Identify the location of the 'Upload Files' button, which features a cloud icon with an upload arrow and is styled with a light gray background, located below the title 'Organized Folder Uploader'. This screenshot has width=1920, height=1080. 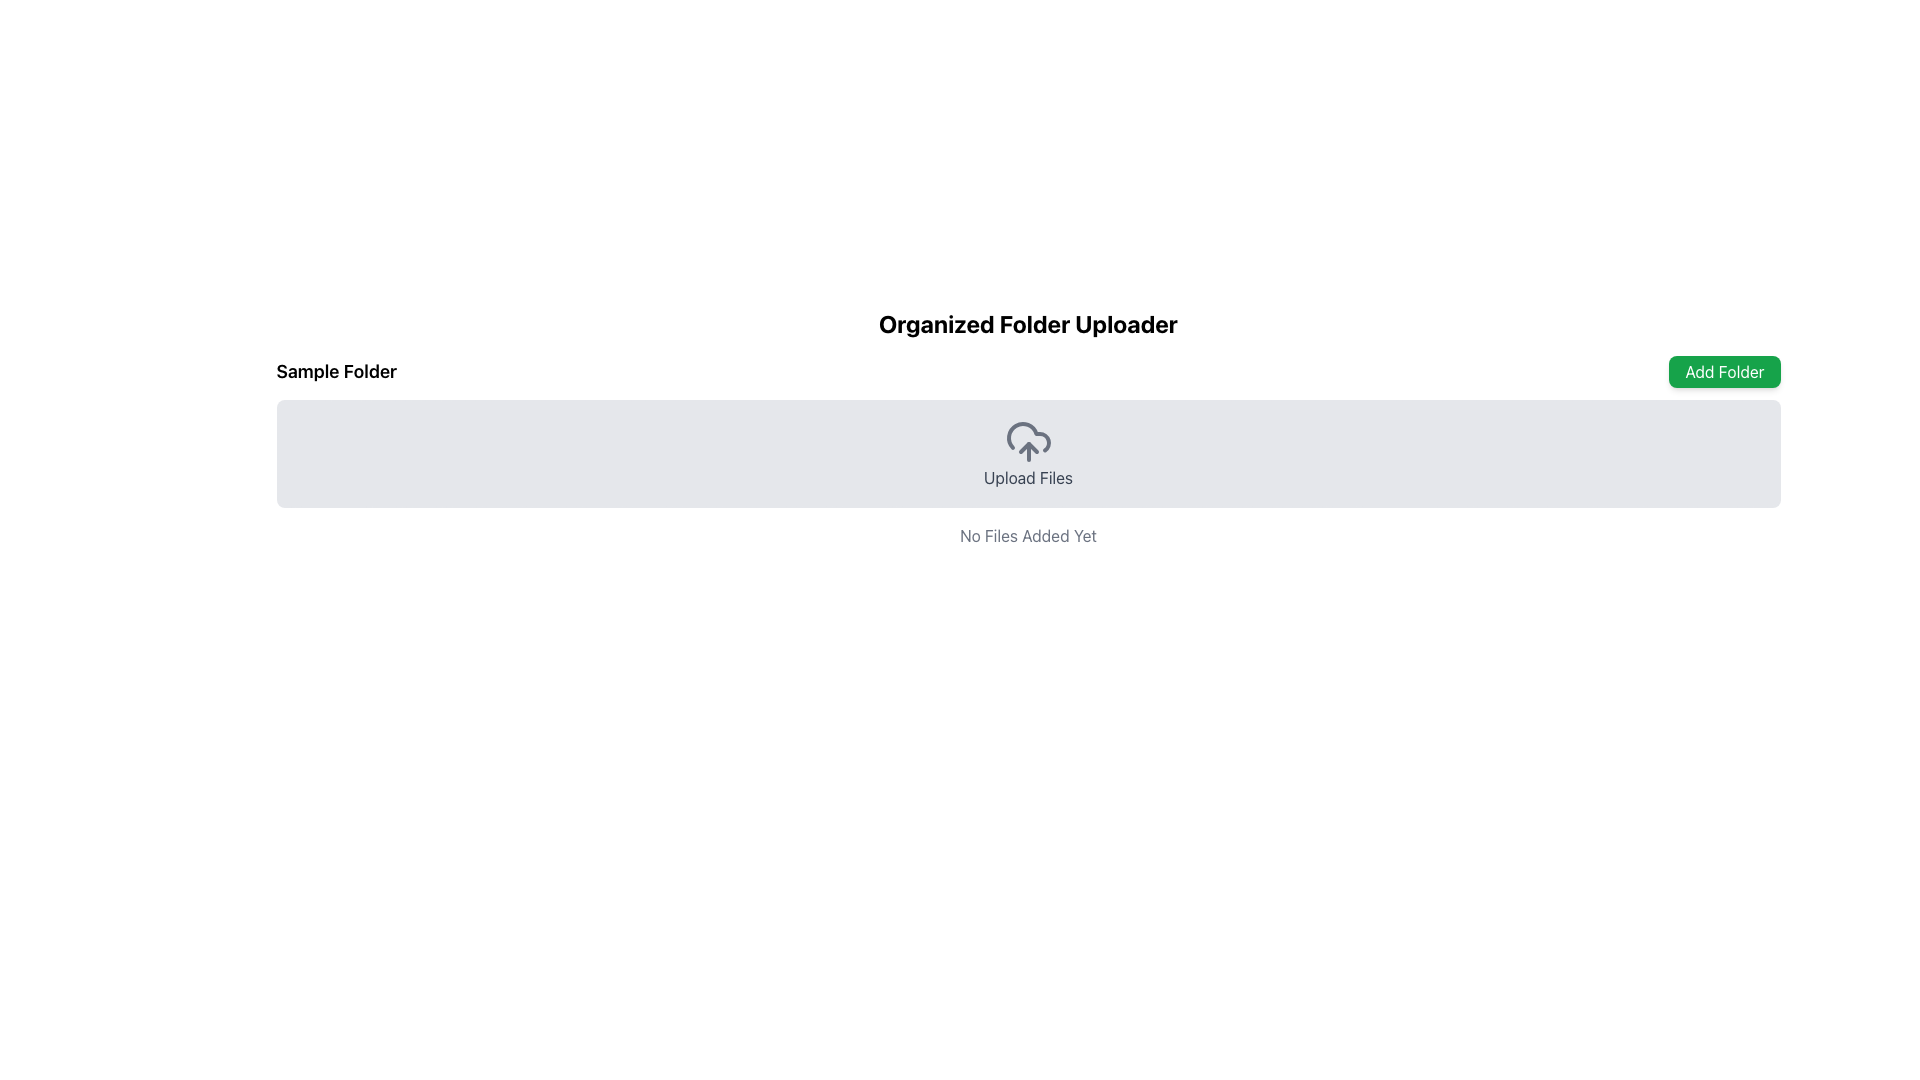
(1028, 454).